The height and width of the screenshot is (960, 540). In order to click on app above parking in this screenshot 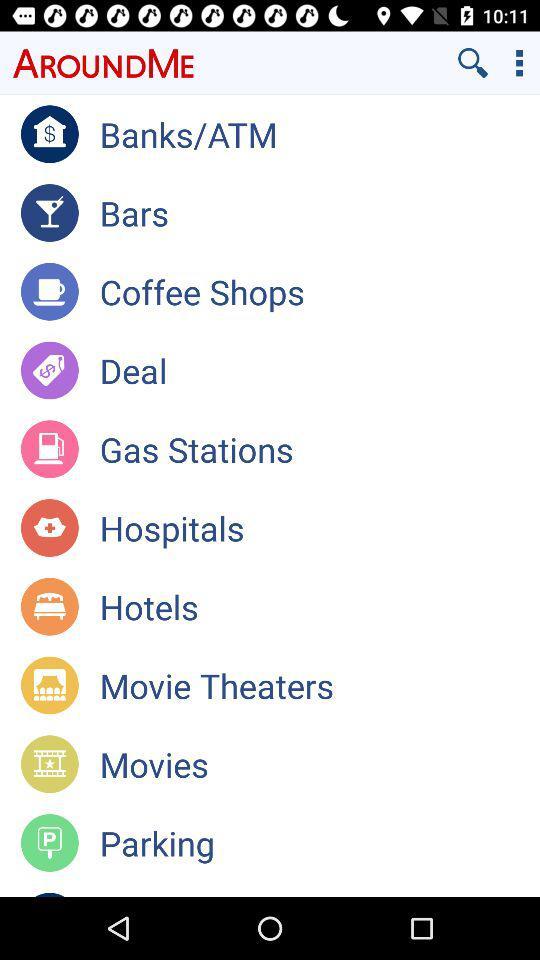, I will do `click(319, 763)`.